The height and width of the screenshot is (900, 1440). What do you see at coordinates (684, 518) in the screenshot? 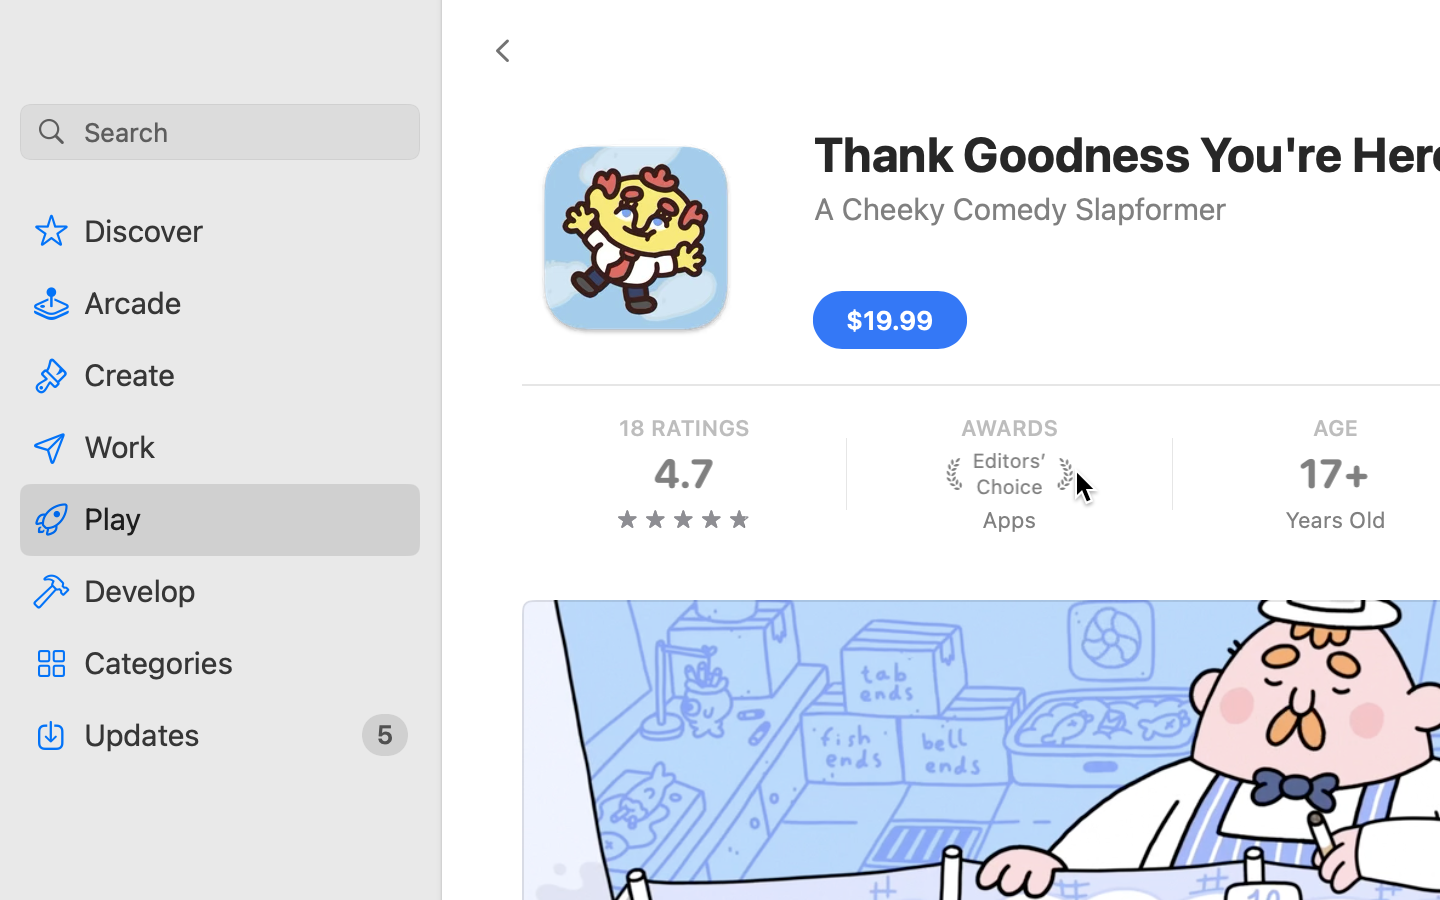
I see `'four and three quarters stars'` at bounding box center [684, 518].